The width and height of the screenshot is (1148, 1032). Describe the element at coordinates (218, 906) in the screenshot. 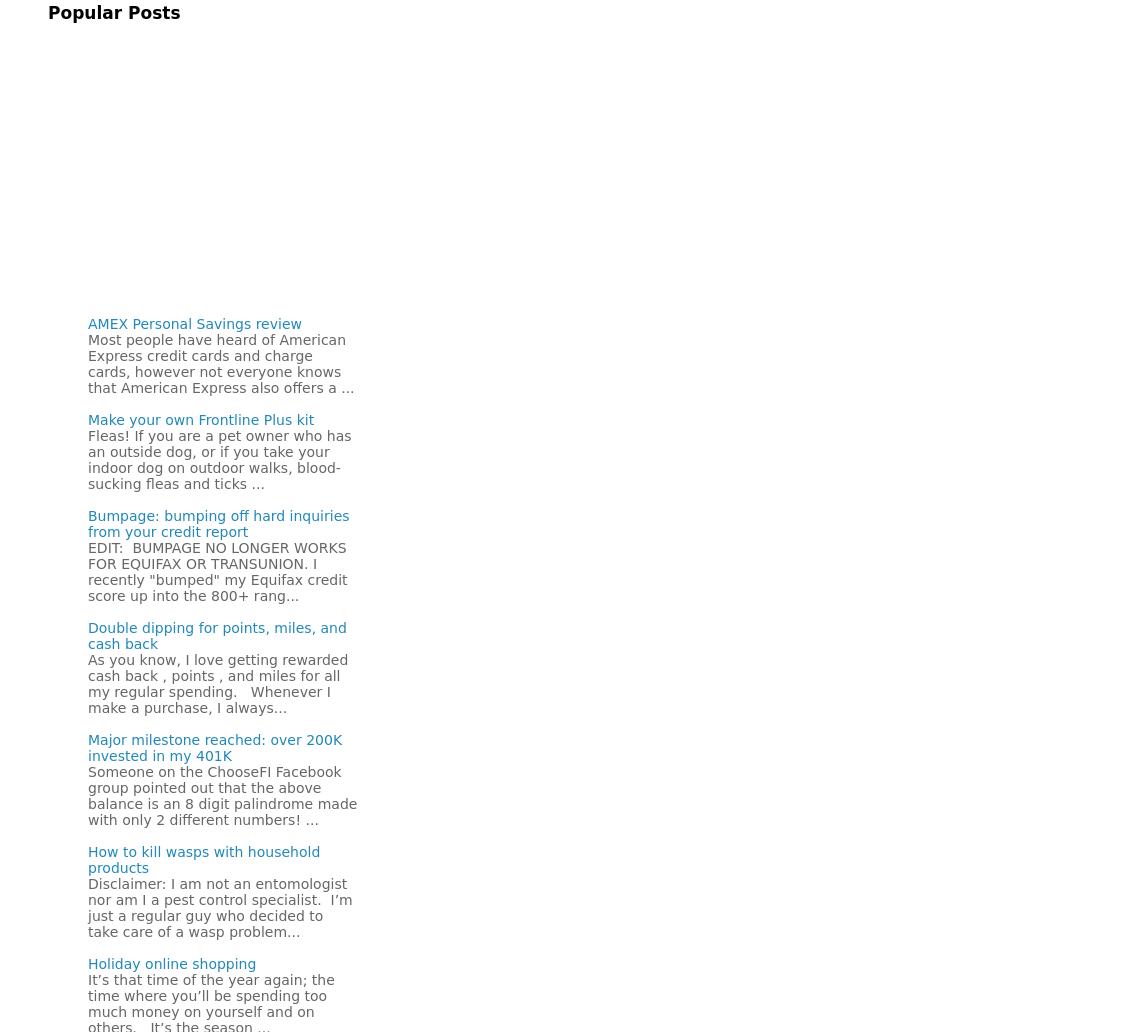

I see `'Disclaimer: I am not an entomologist nor am I a pest control specialist.  I’m just a regular guy who decided to take care of a wasp problem...'` at that location.